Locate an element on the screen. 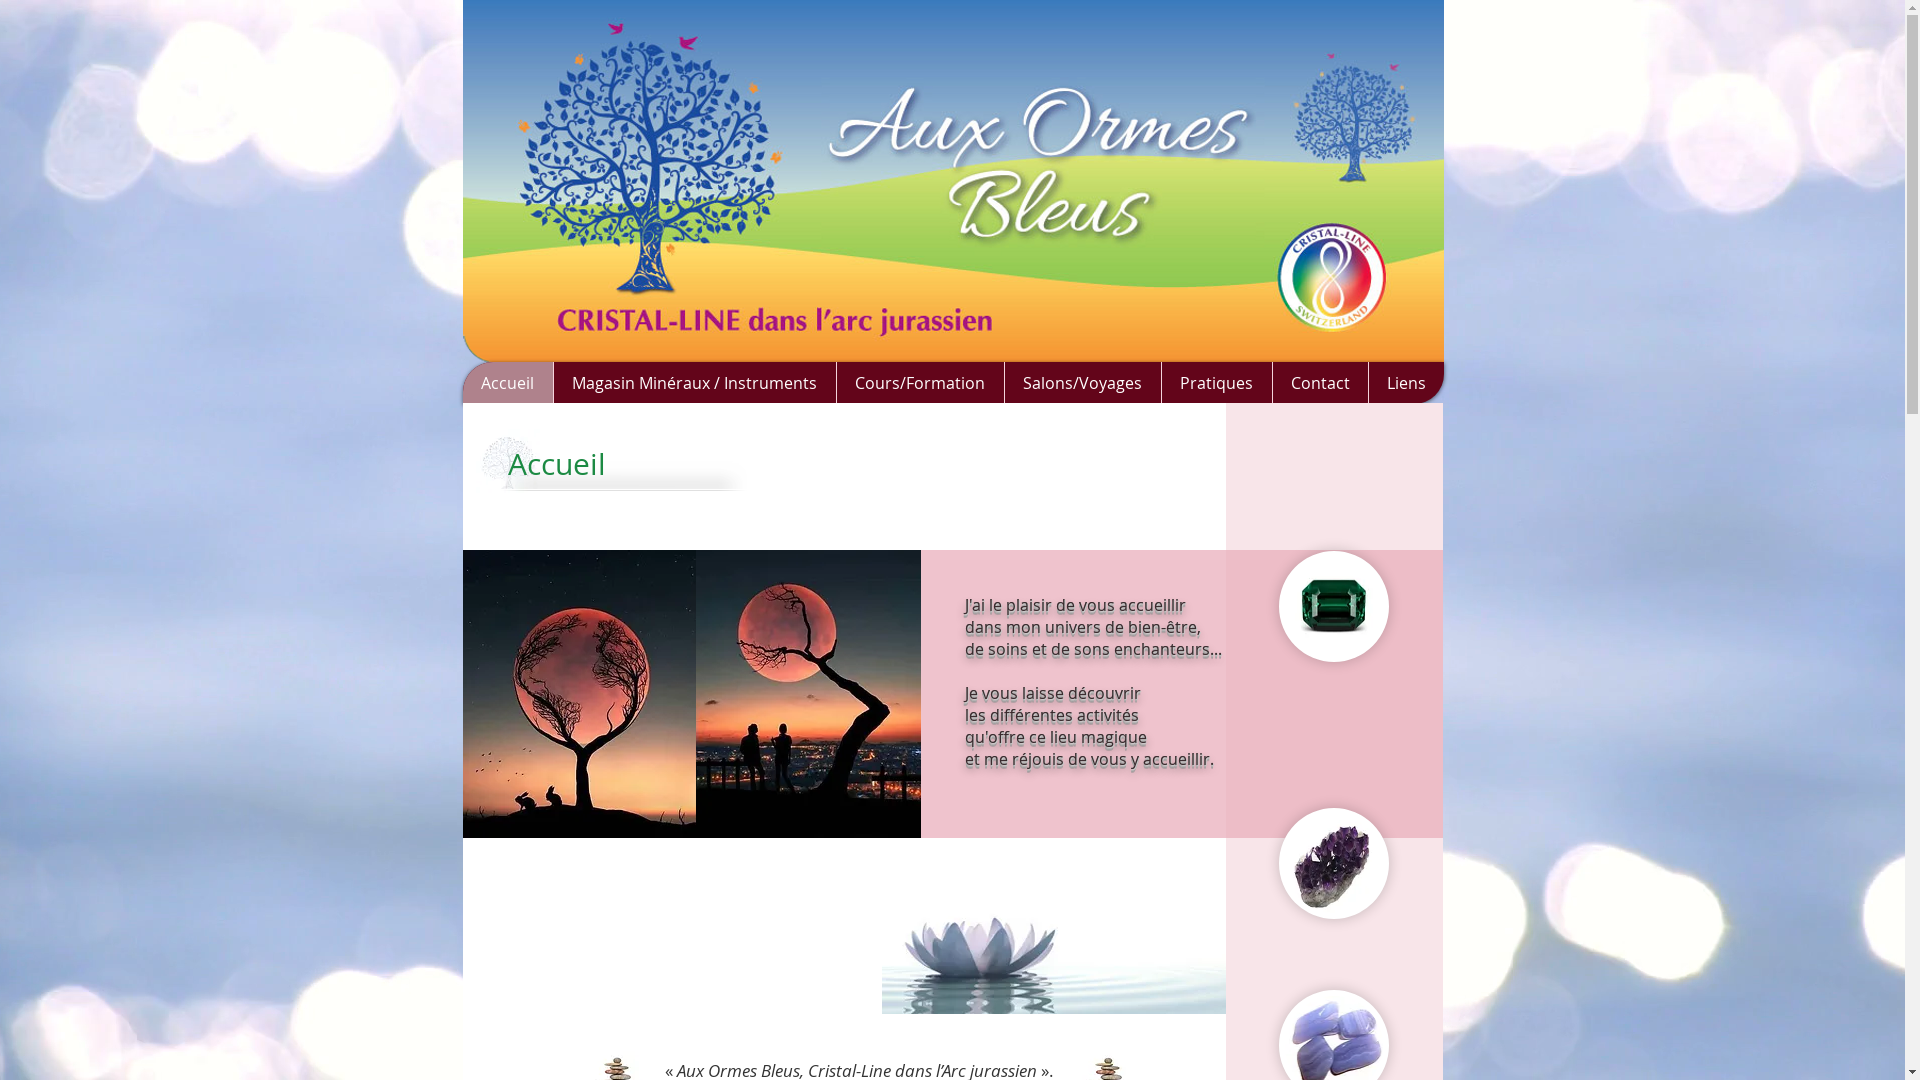  'Salons/Voyages' is located at coordinates (1081, 382).